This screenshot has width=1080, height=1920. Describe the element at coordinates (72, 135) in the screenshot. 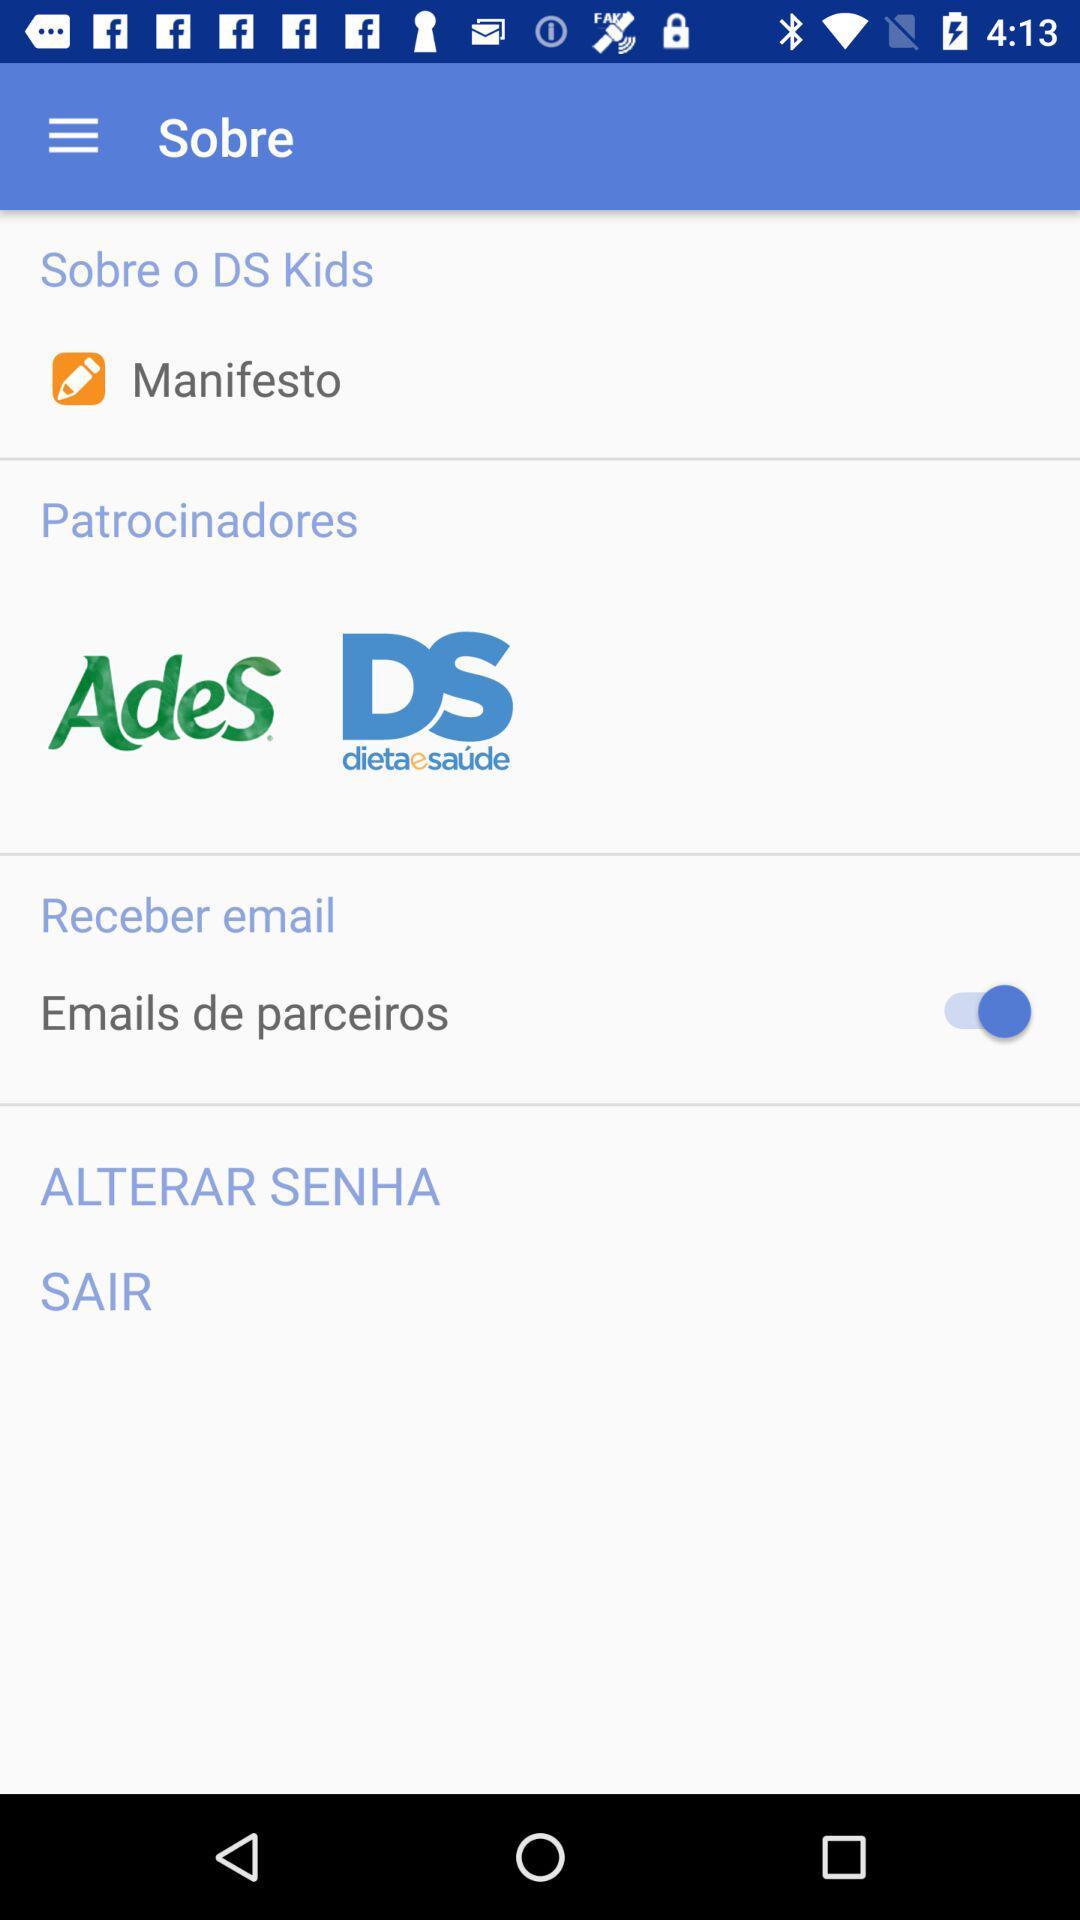

I see `the item above the sobre o ds` at that location.